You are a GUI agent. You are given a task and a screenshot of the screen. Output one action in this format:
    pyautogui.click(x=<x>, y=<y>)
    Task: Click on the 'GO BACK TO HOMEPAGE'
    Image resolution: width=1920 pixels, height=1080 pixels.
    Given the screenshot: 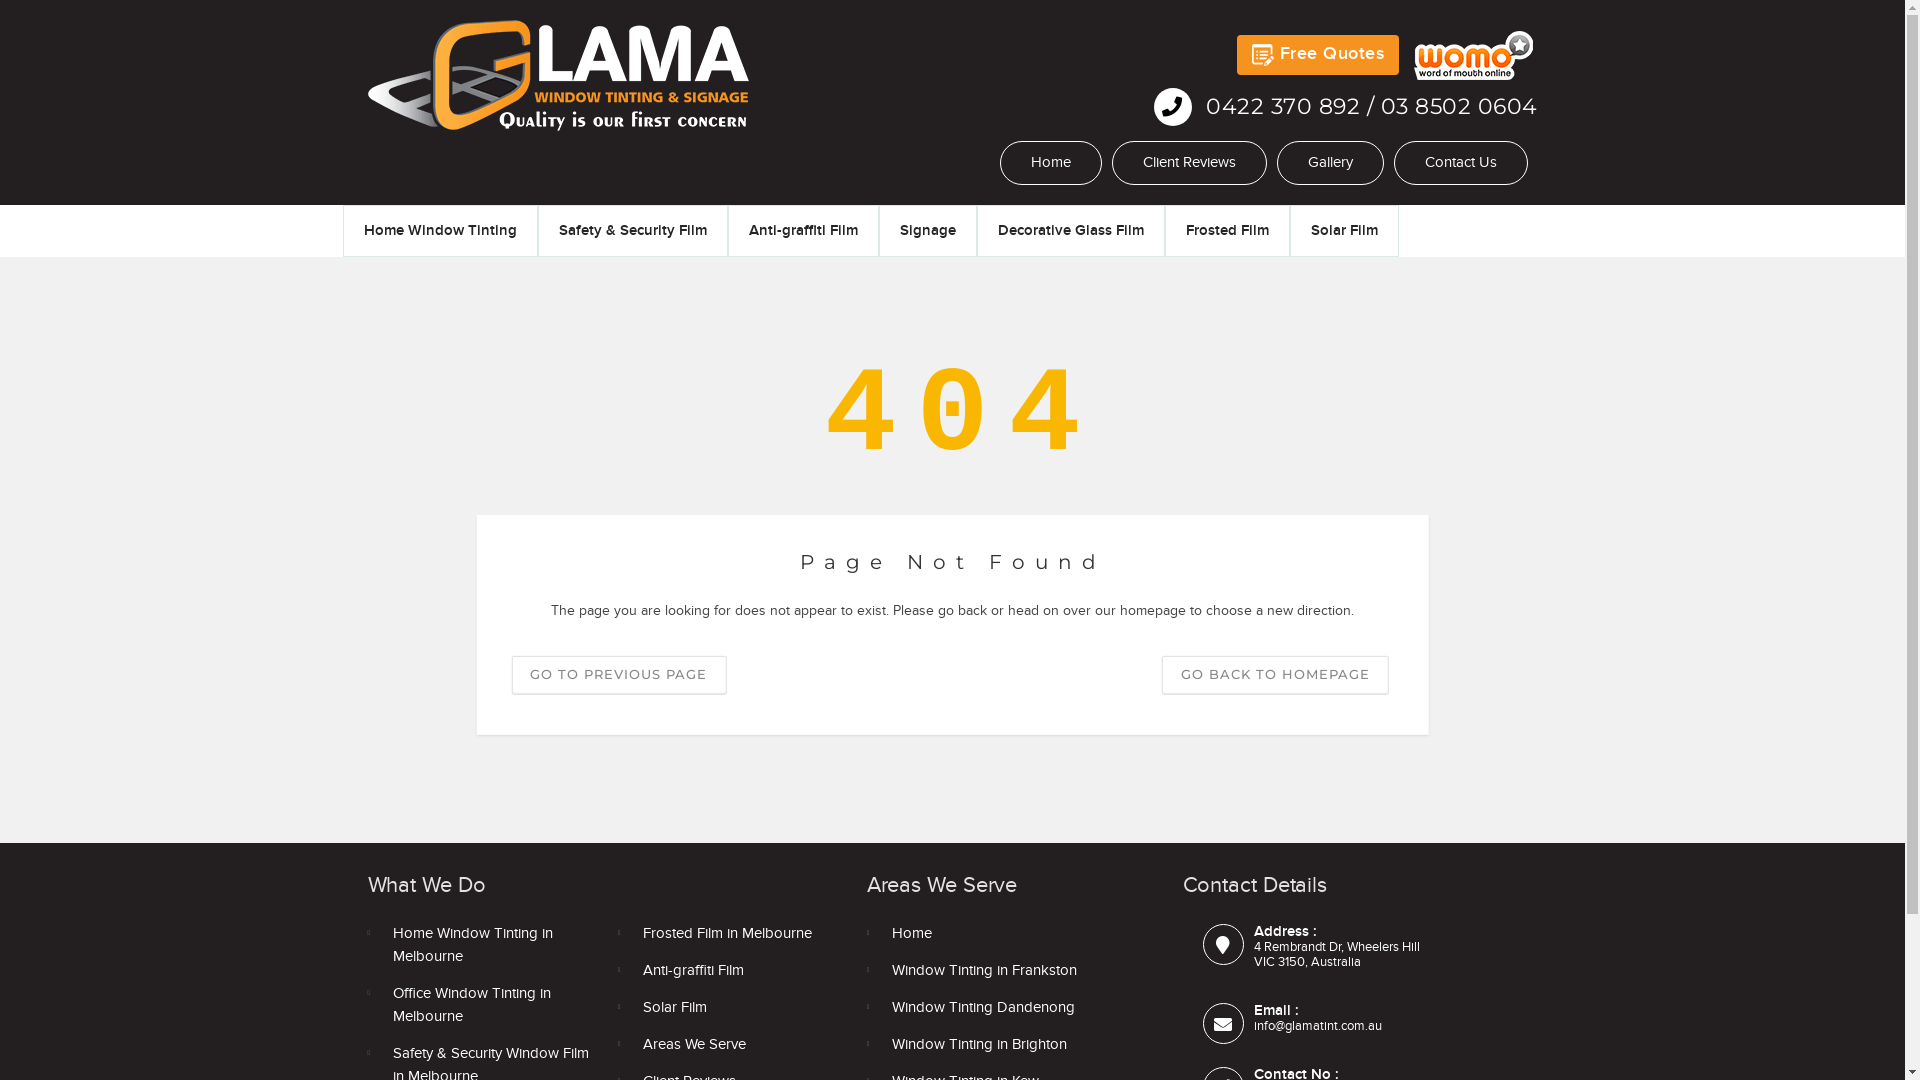 What is the action you would take?
    pyautogui.click(x=1274, y=674)
    